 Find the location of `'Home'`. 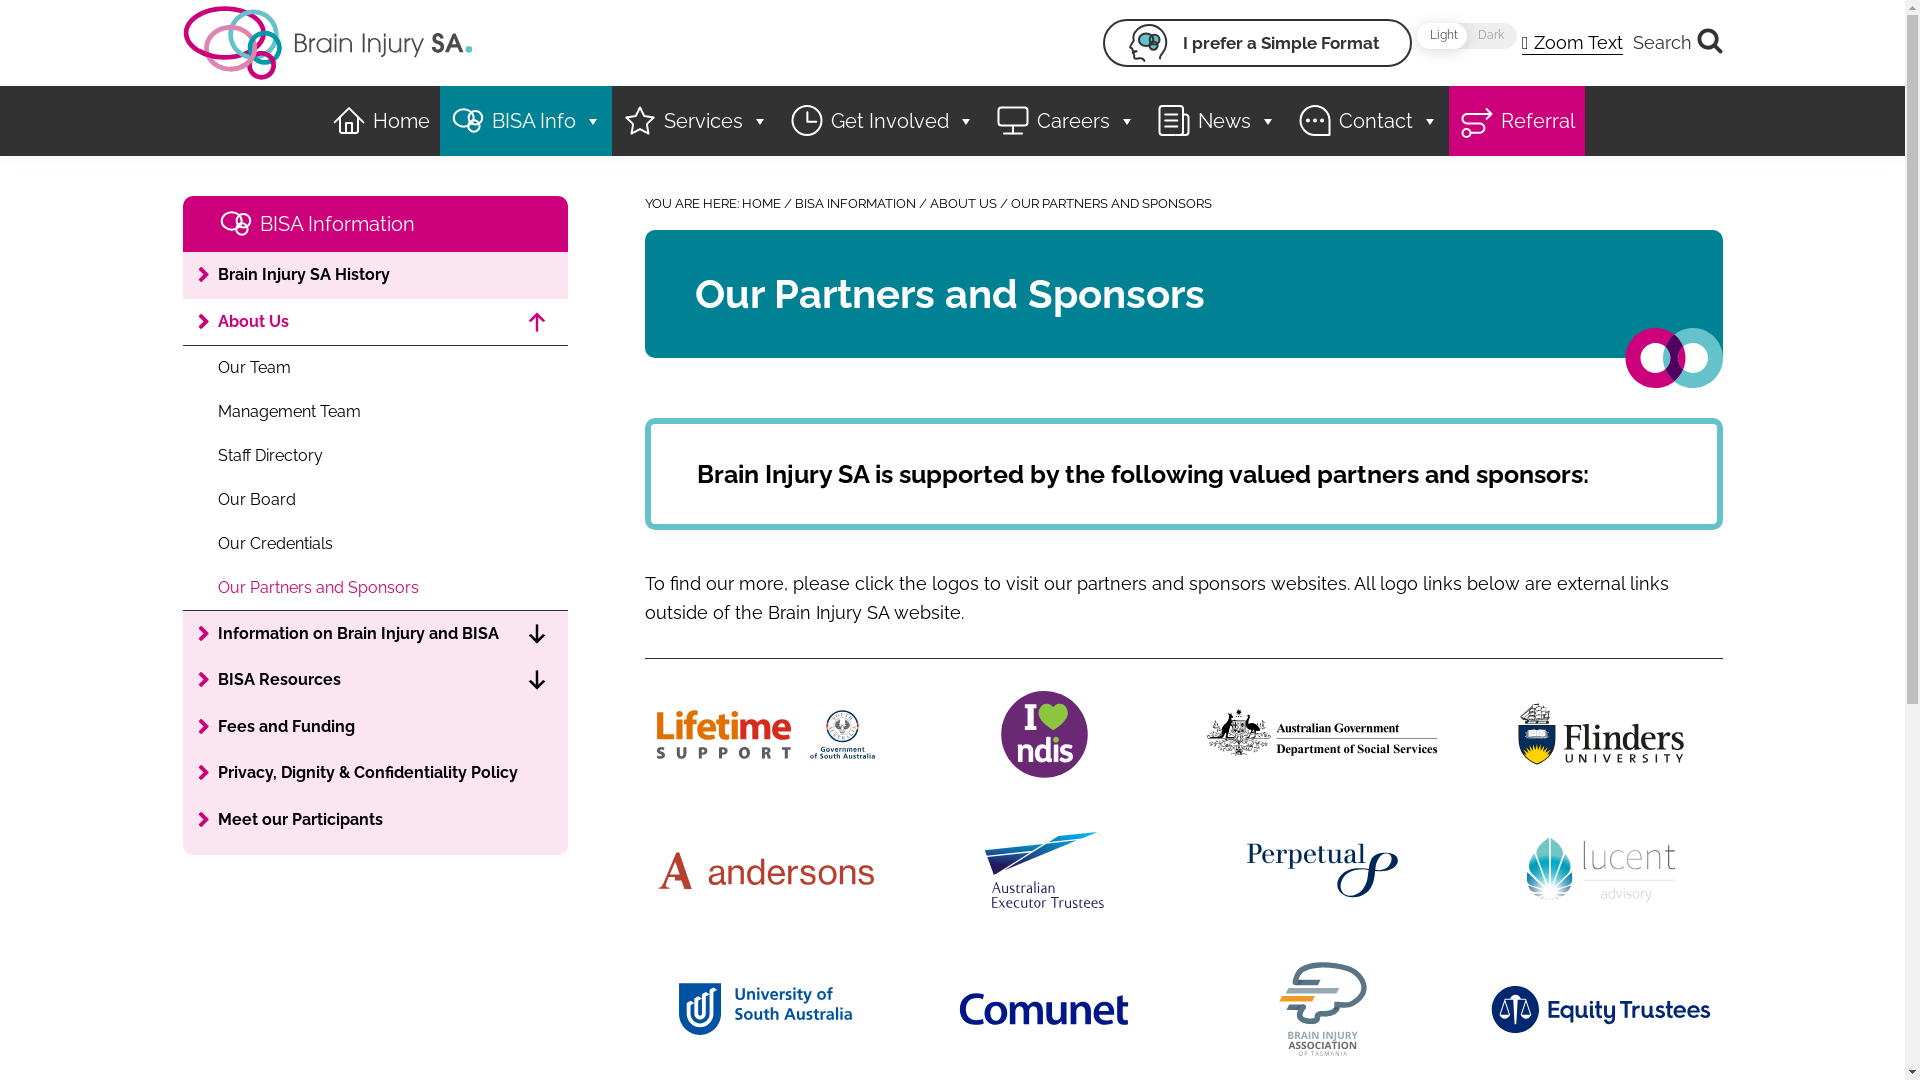

'Home' is located at coordinates (379, 120).